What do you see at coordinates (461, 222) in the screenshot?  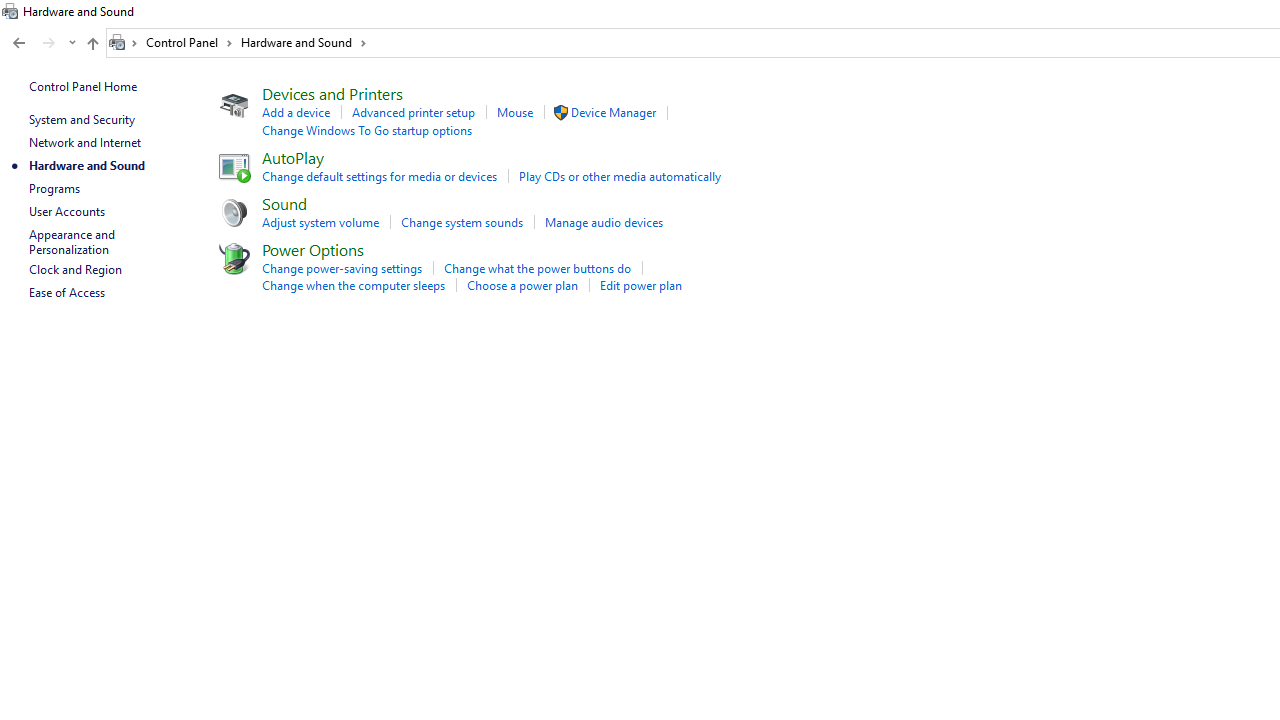 I see `'Change system sounds'` at bounding box center [461, 222].